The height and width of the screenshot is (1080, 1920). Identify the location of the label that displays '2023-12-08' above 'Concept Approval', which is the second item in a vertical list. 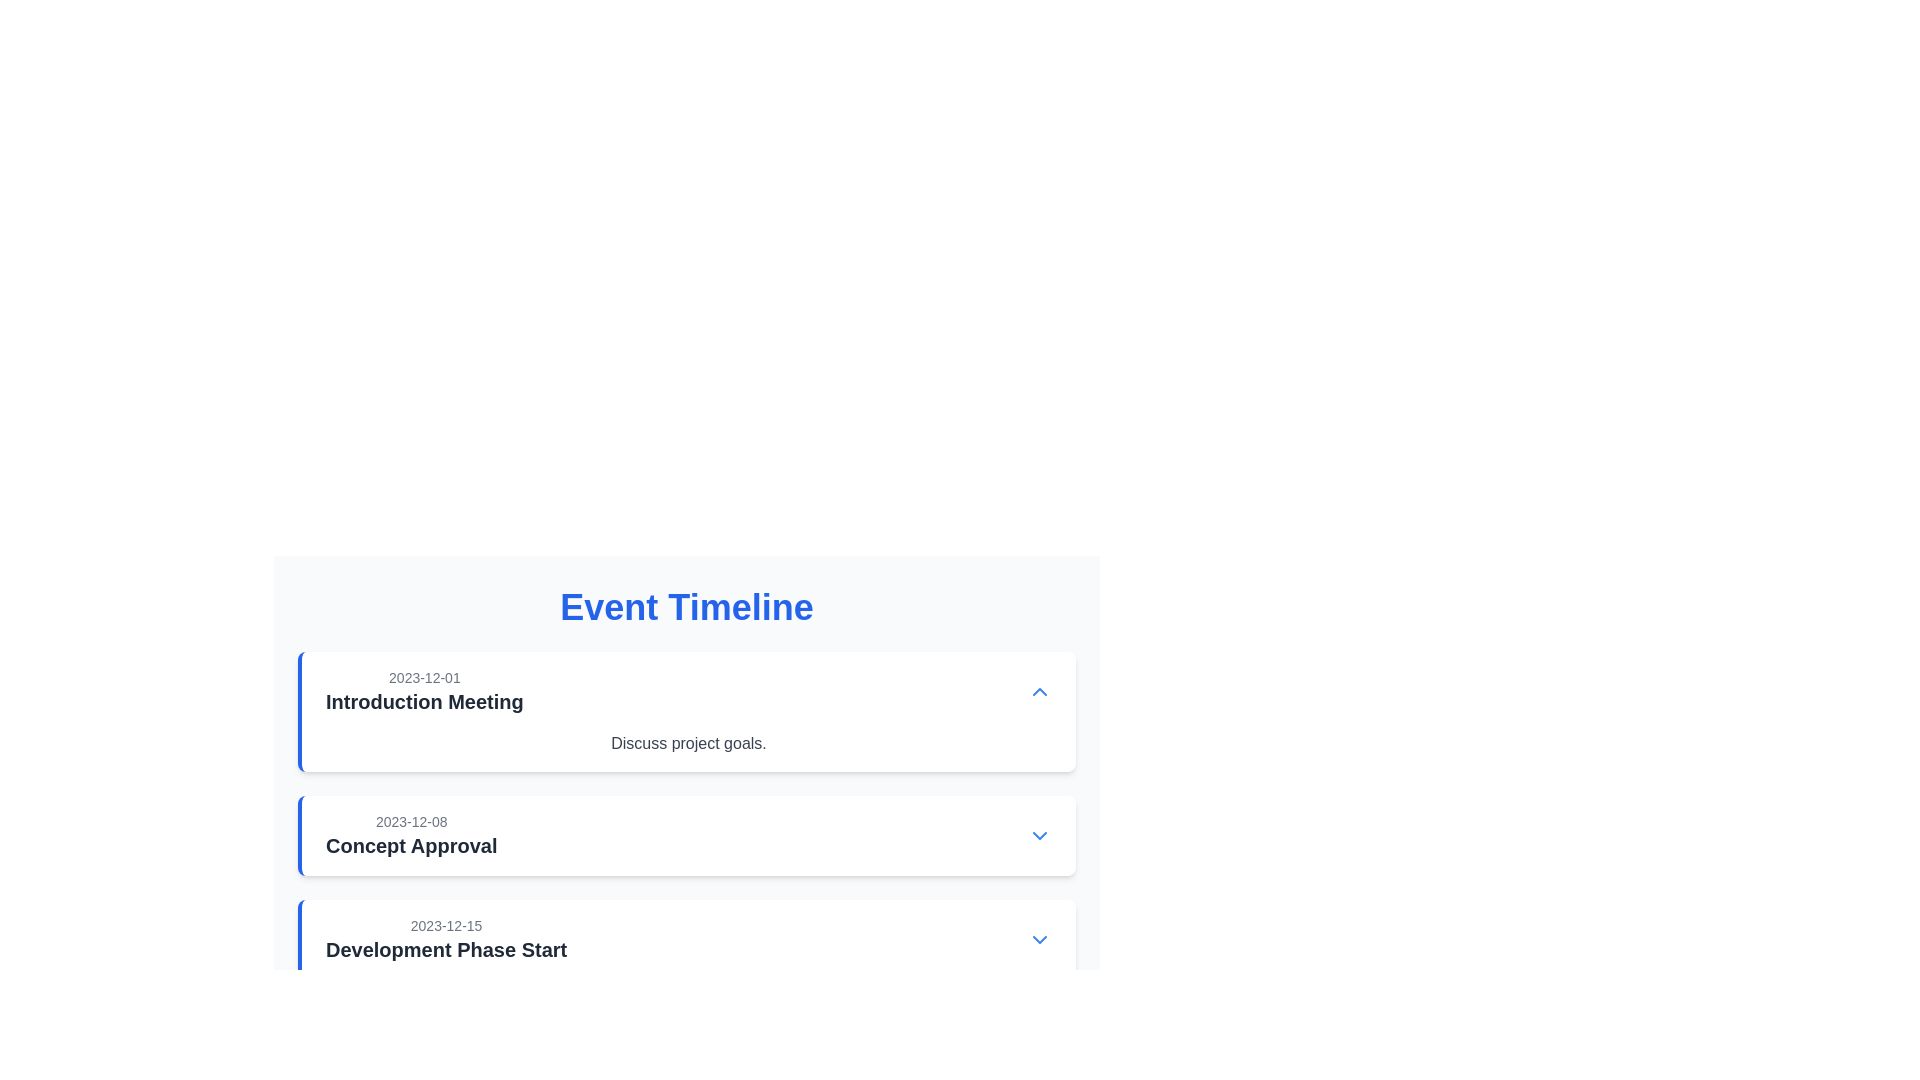
(410, 836).